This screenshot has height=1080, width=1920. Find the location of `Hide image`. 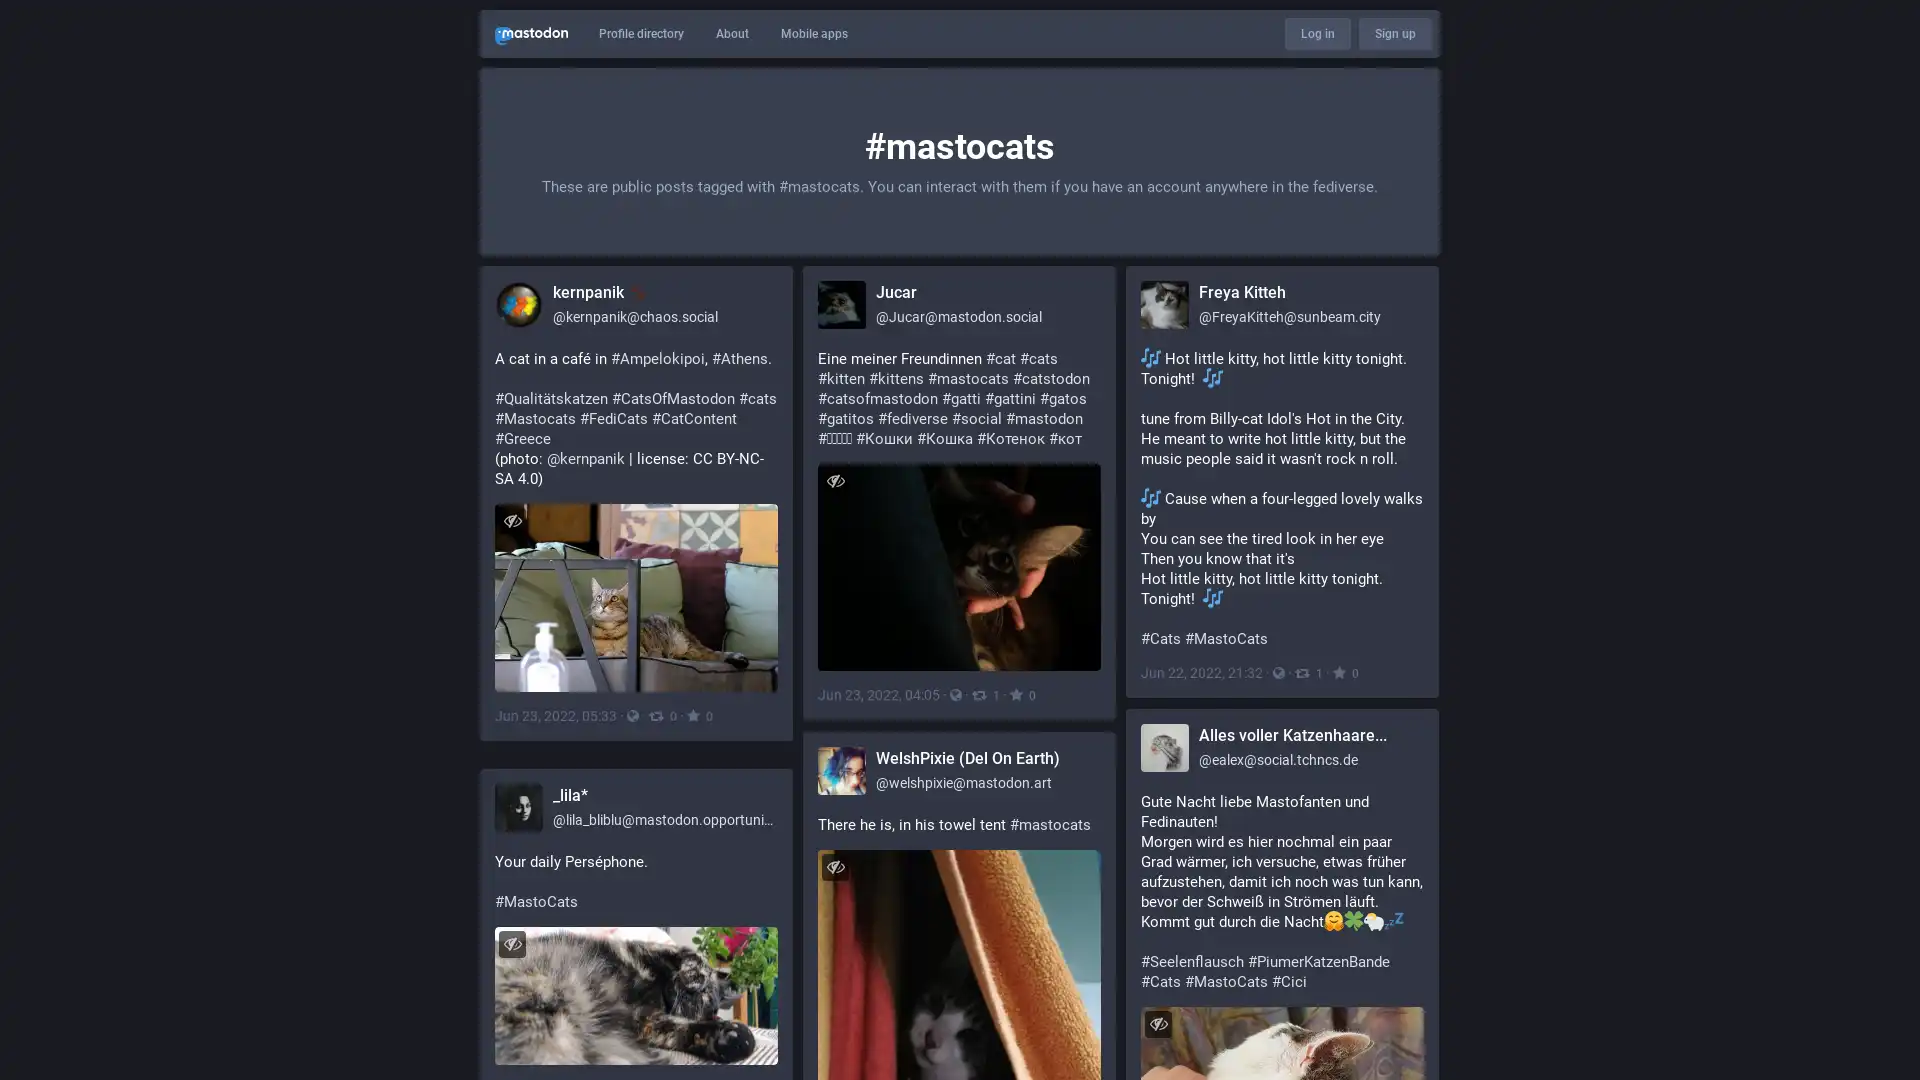

Hide image is located at coordinates (512, 519).